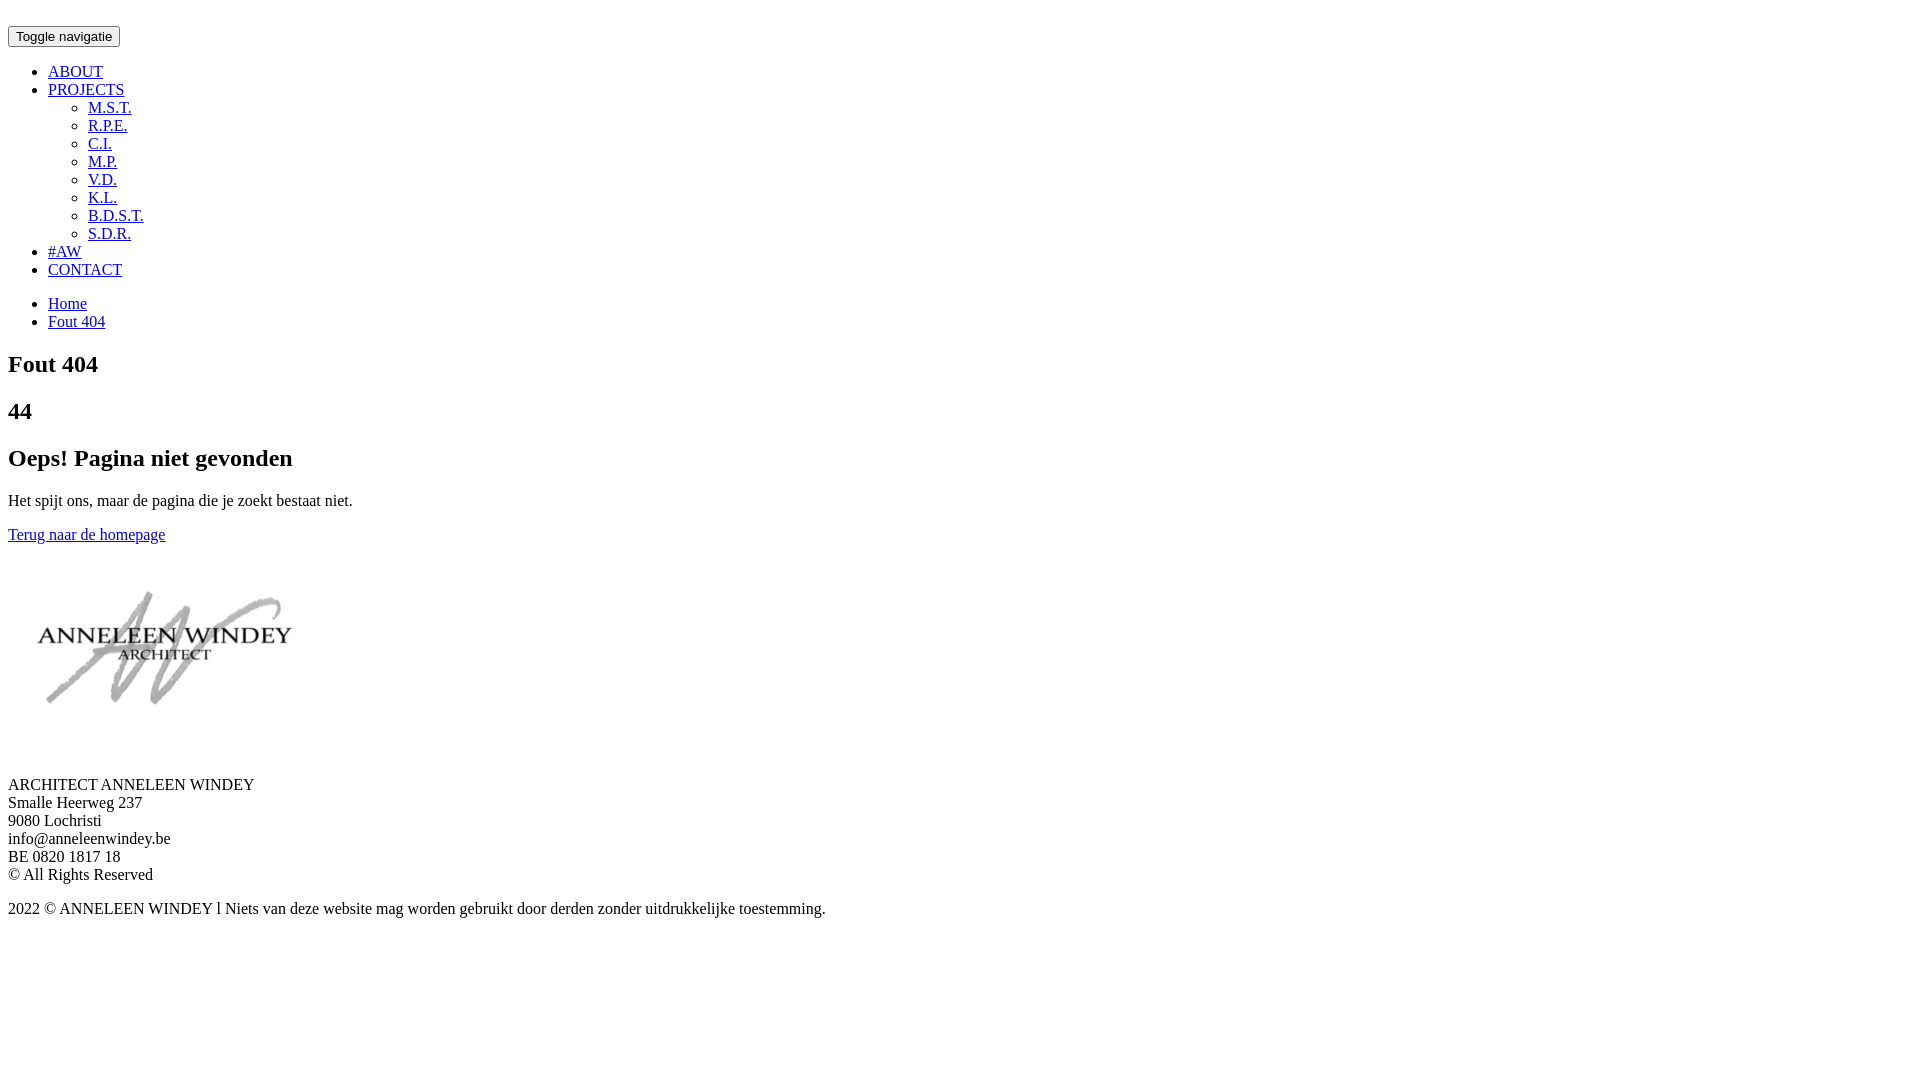  What do you see at coordinates (99, 142) in the screenshot?
I see `'C.I.'` at bounding box center [99, 142].